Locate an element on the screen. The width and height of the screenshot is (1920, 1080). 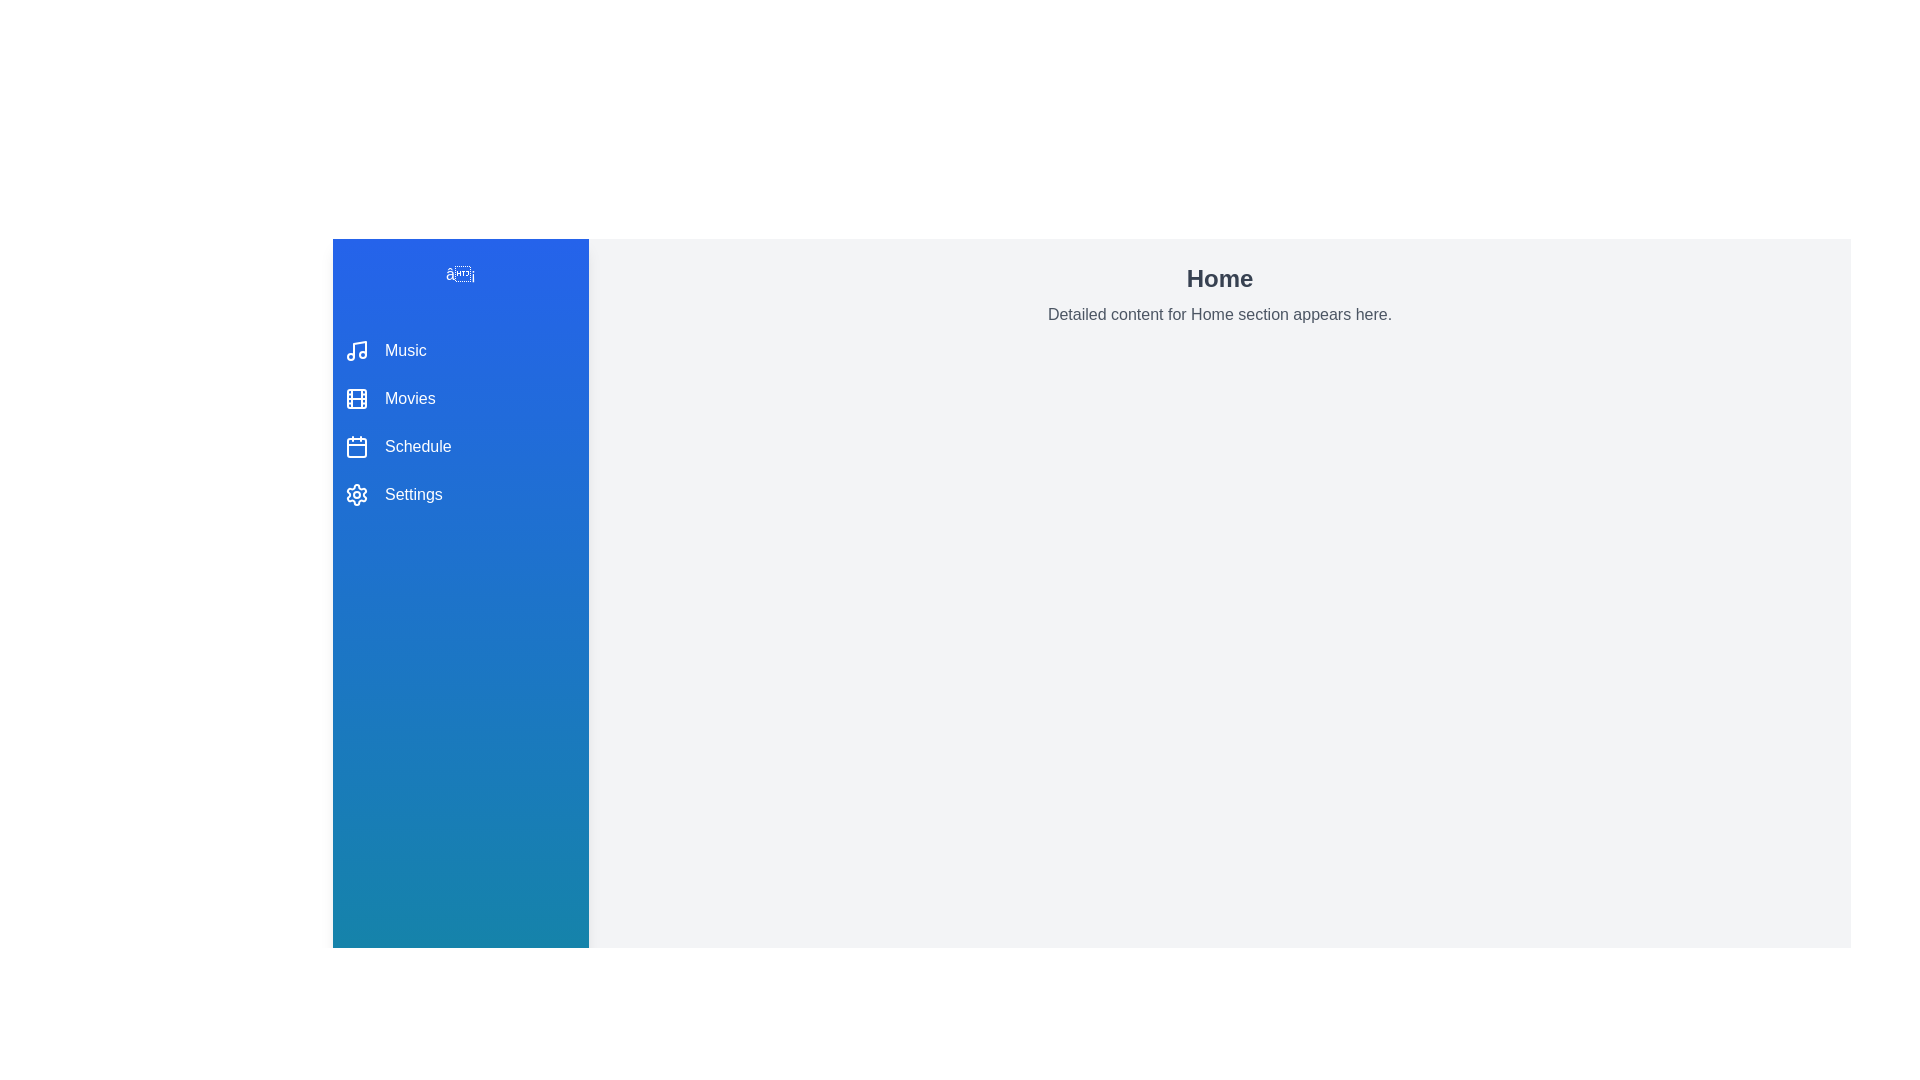
the menu item Music is located at coordinates (459, 350).